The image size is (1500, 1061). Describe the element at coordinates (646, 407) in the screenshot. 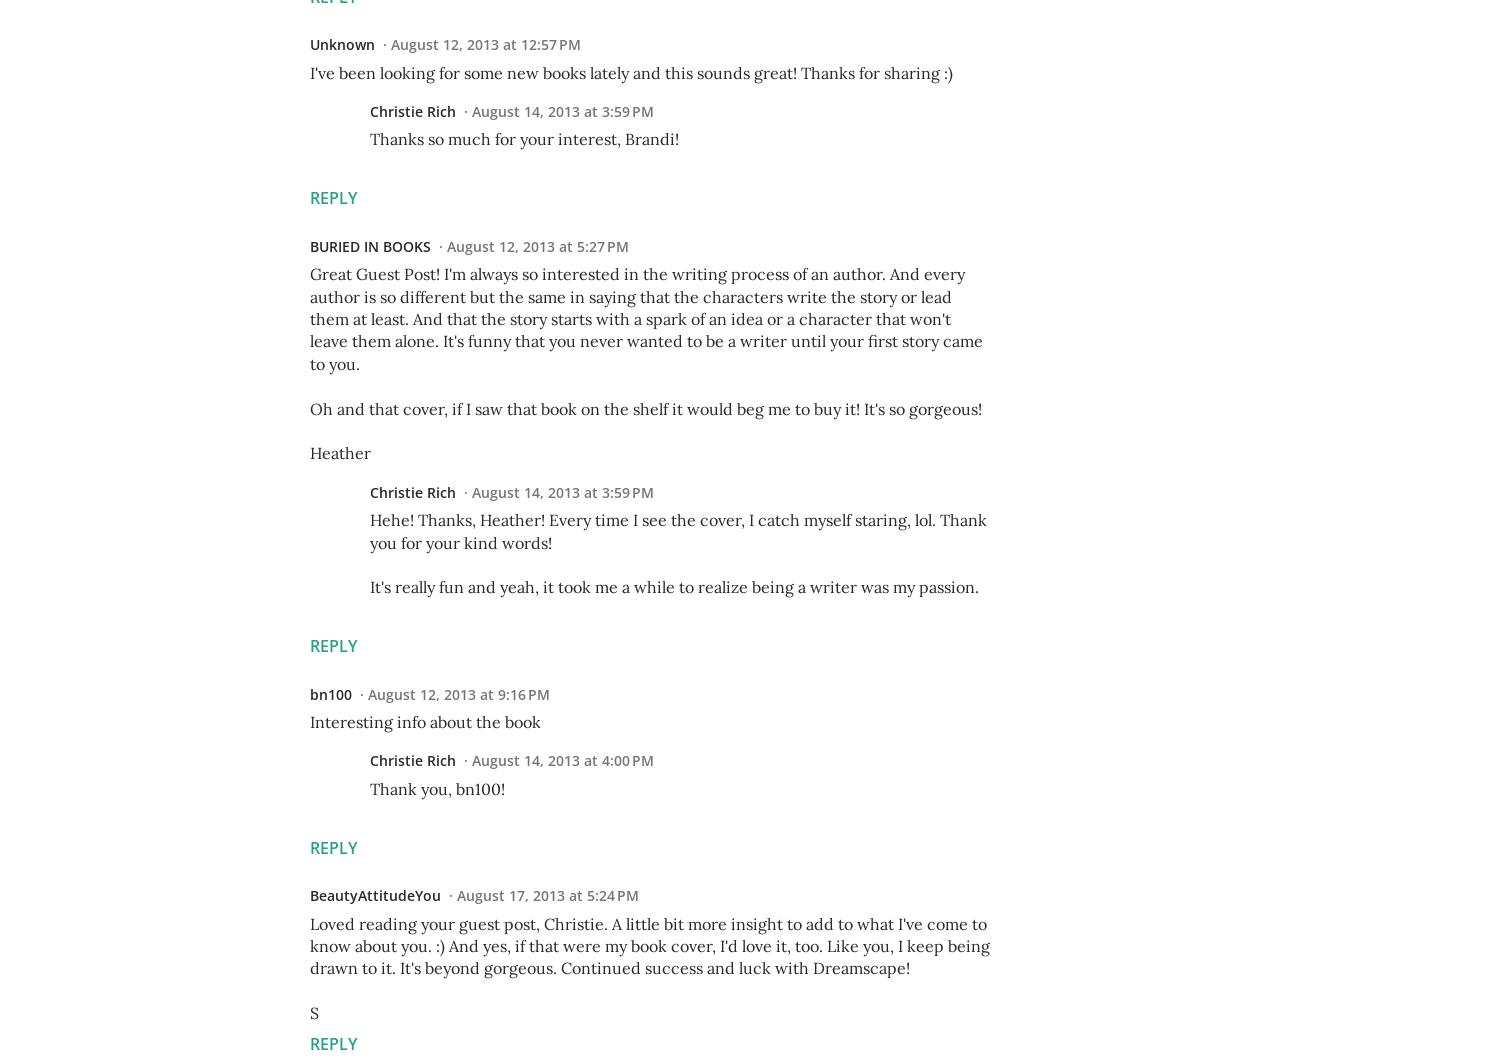

I see `'Oh and that cover, if I saw that book on the shelf it would beg me to buy it! It's so gorgeous!'` at that location.